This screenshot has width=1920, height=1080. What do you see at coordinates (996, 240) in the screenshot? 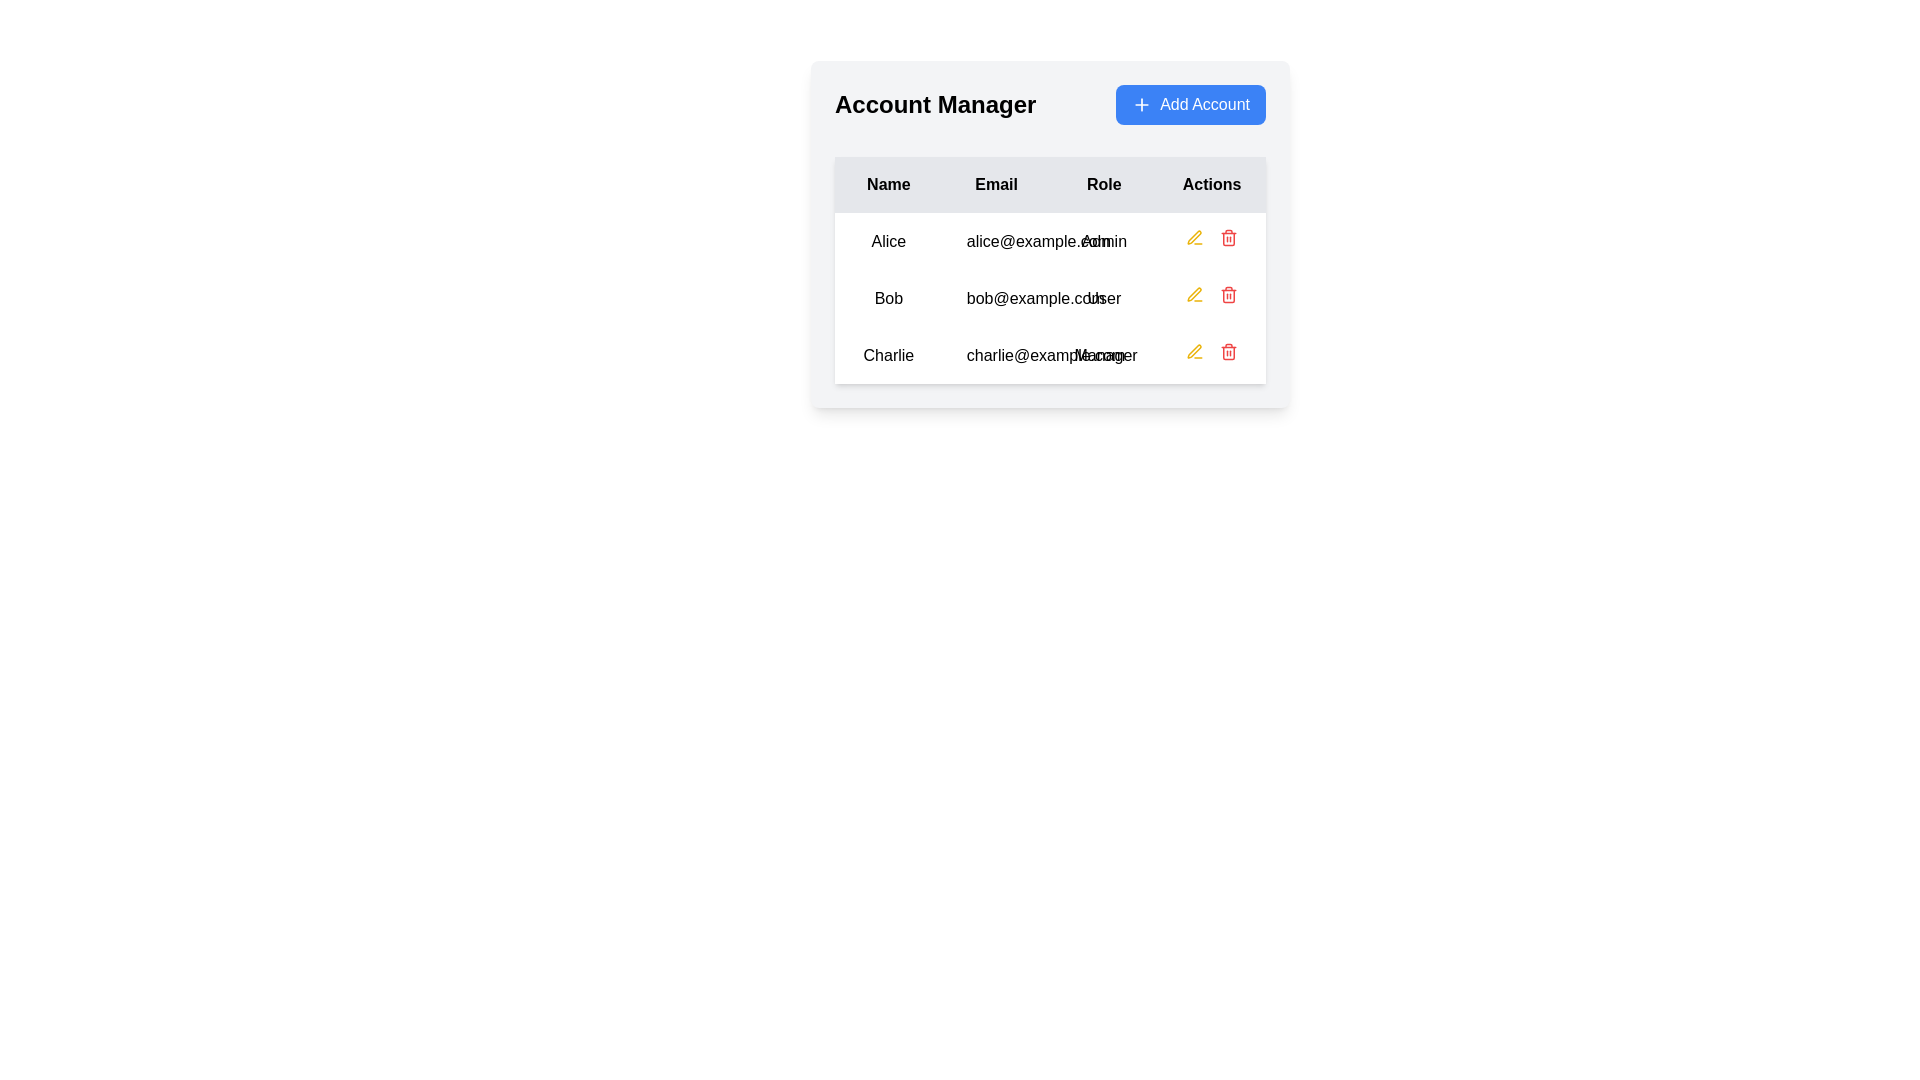
I see `the text display field showing the email address associated with the user named 'Alice', located in the second column of the row in the table` at bounding box center [996, 240].